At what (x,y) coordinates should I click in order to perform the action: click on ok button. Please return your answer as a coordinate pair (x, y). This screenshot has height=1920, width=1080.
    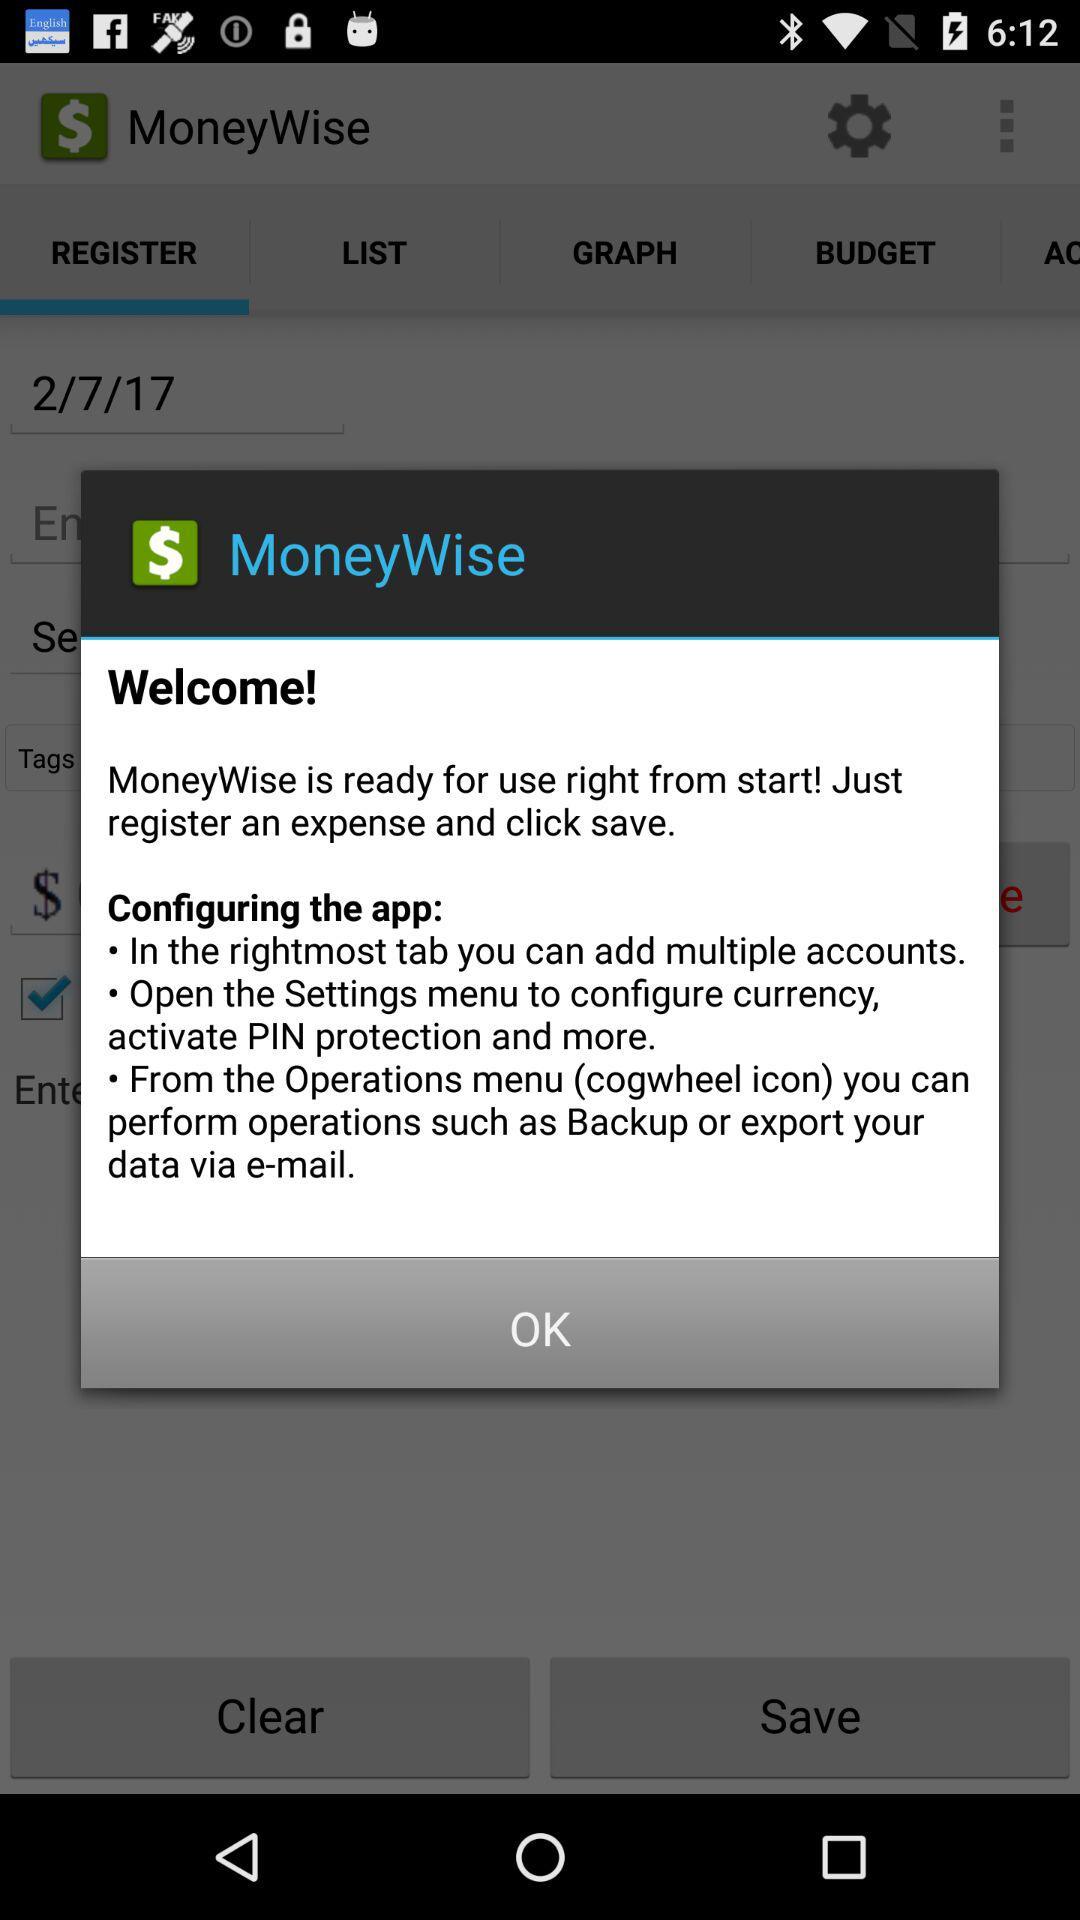
    Looking at the image, I should click on (540, 1328).